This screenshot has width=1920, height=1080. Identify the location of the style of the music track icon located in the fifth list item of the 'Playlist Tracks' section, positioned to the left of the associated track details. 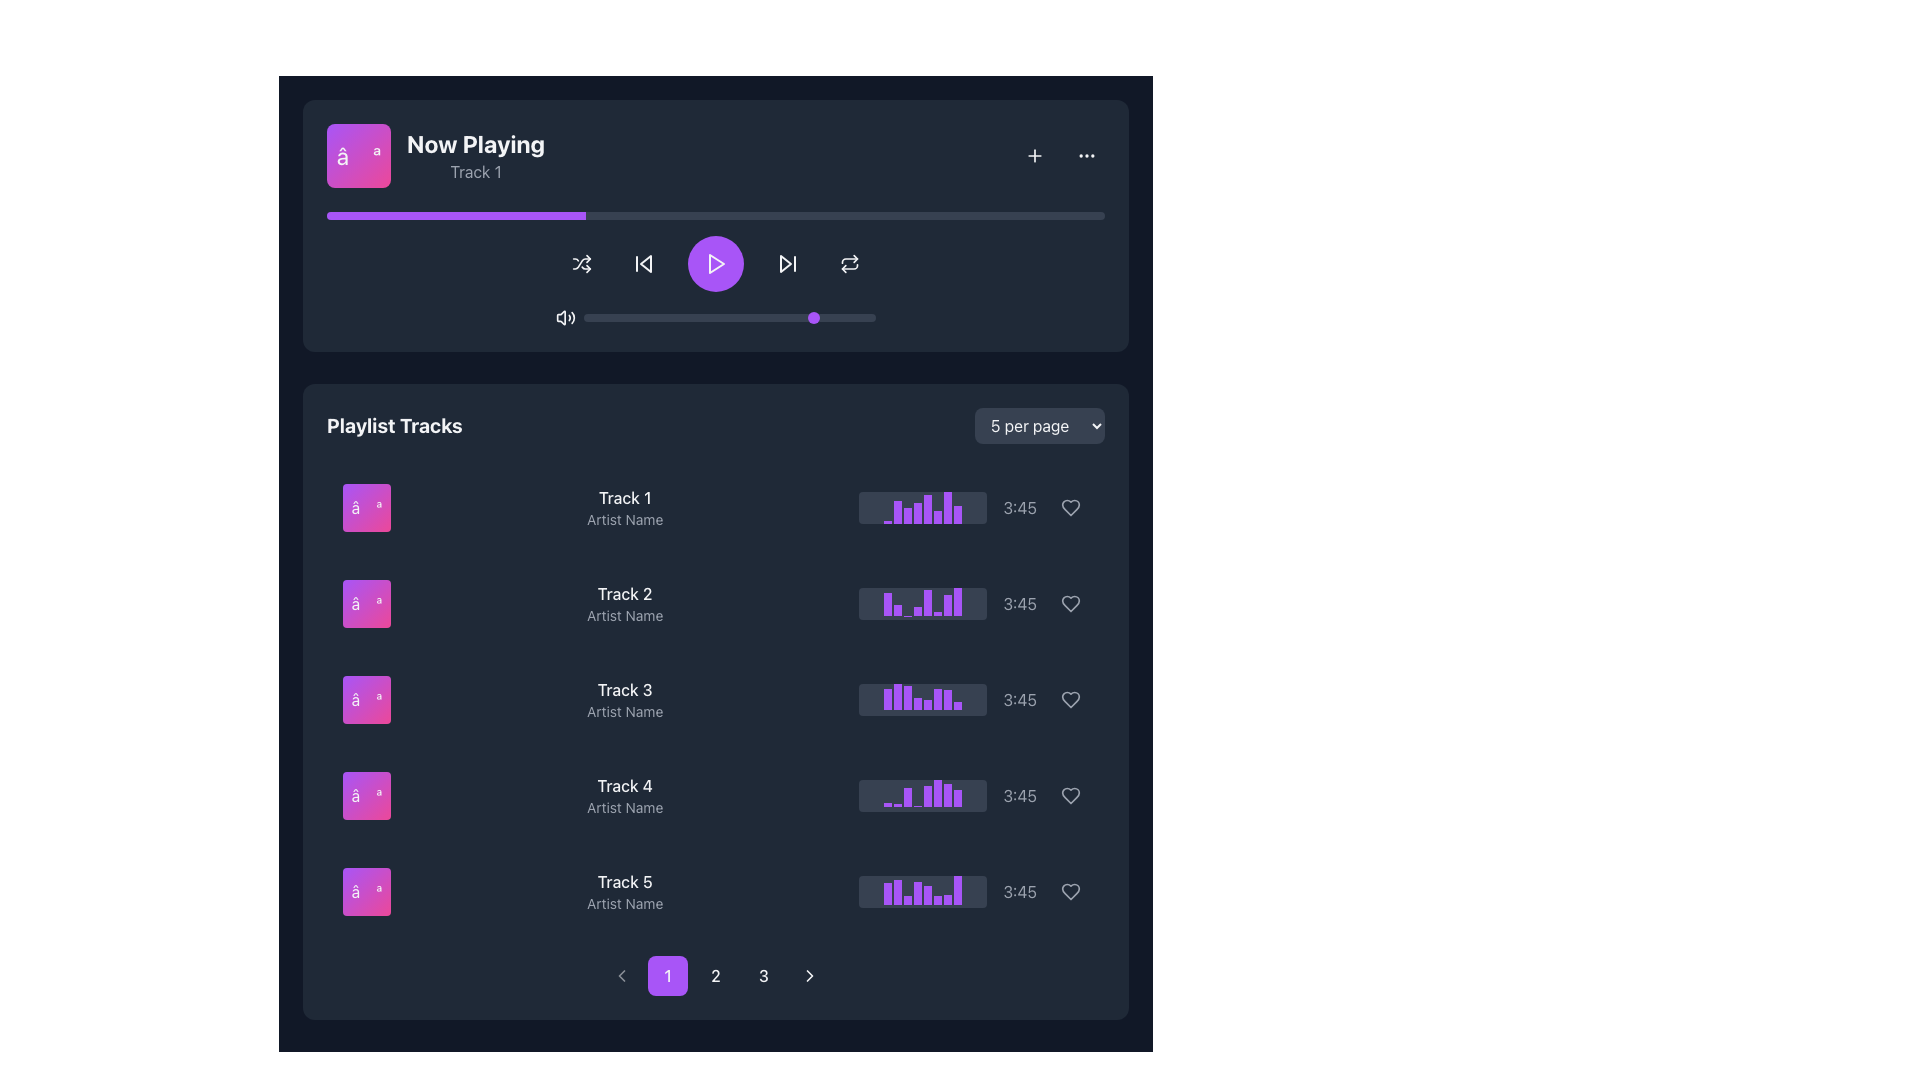
(366, 890).